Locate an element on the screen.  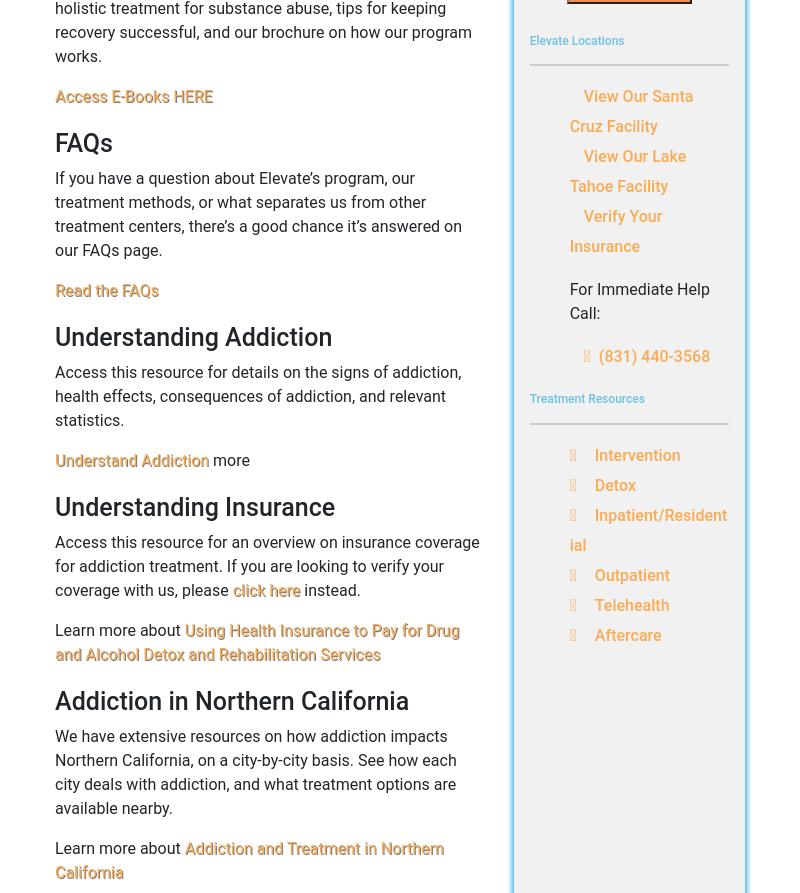
'For Immediate Help Call:' is located at coordinates (568, 301).